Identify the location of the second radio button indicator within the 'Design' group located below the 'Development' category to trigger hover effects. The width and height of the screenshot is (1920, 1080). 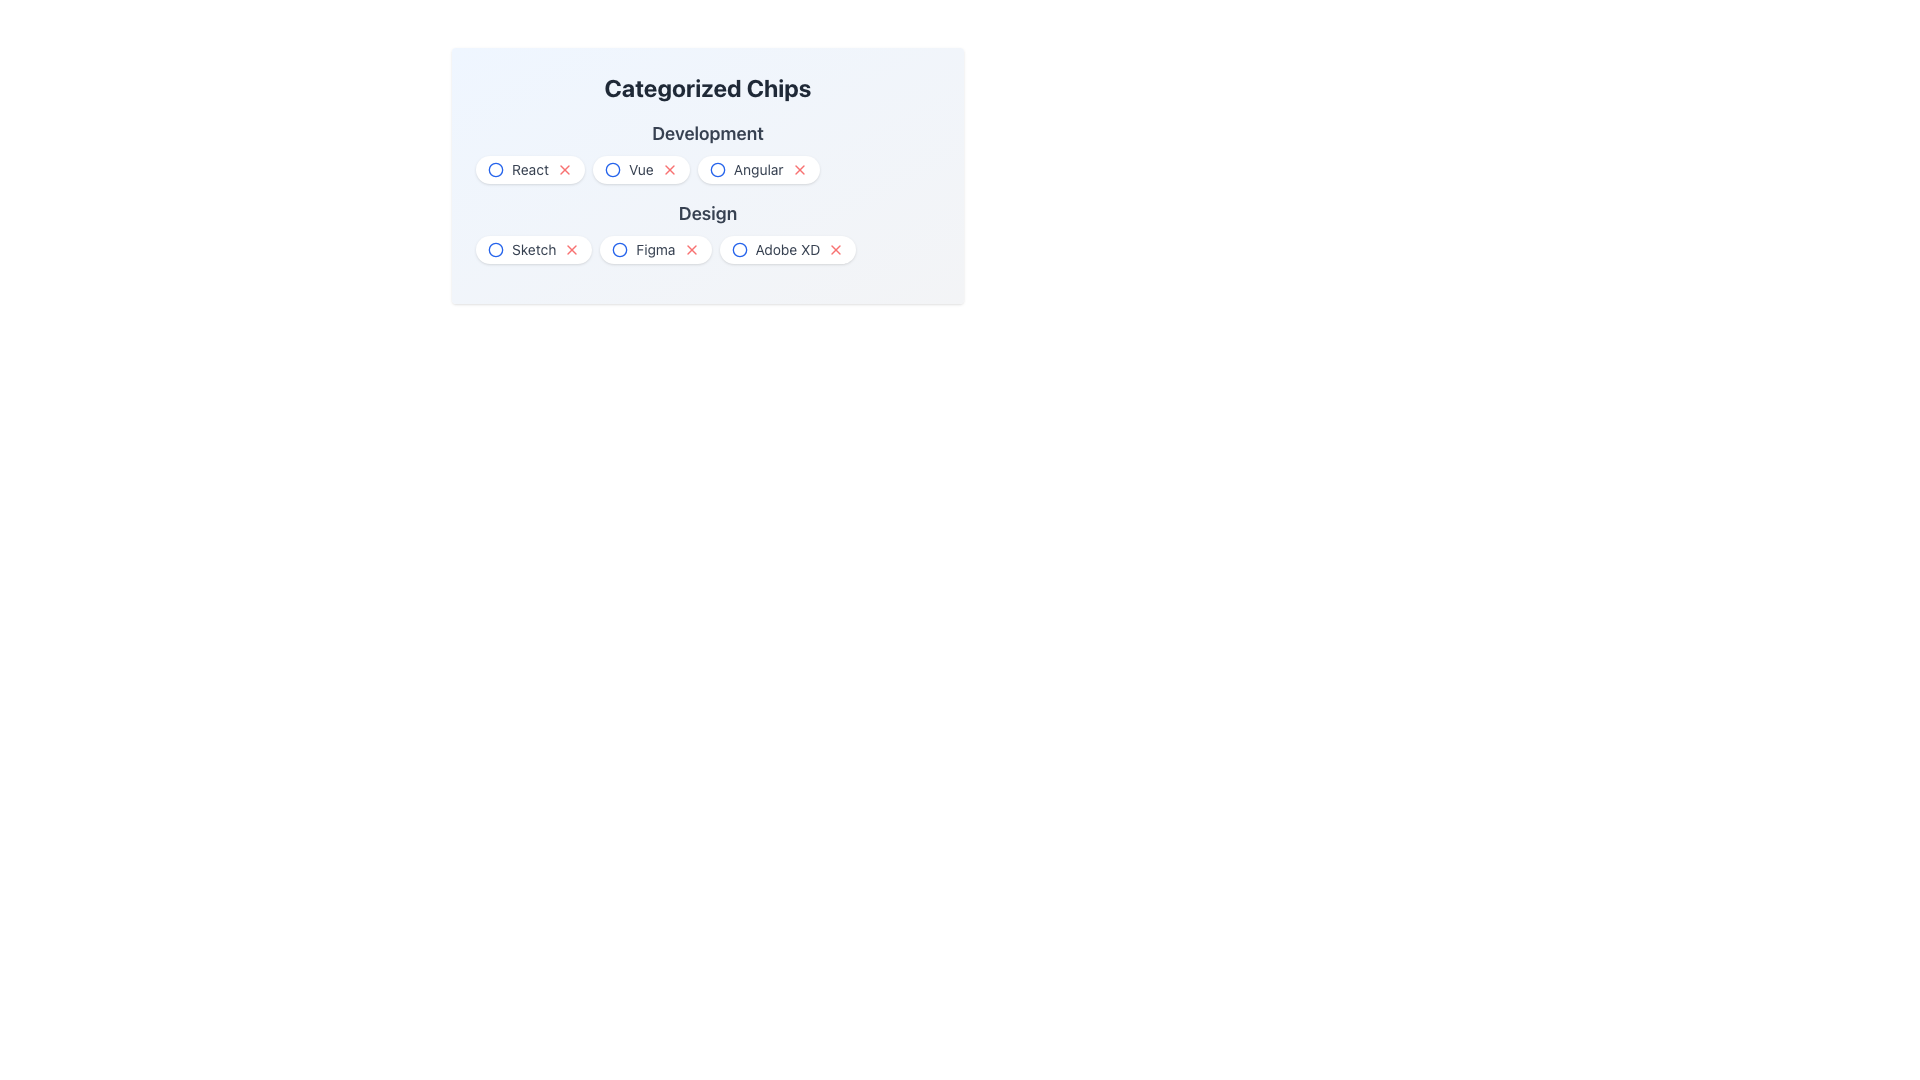
(619, 249).